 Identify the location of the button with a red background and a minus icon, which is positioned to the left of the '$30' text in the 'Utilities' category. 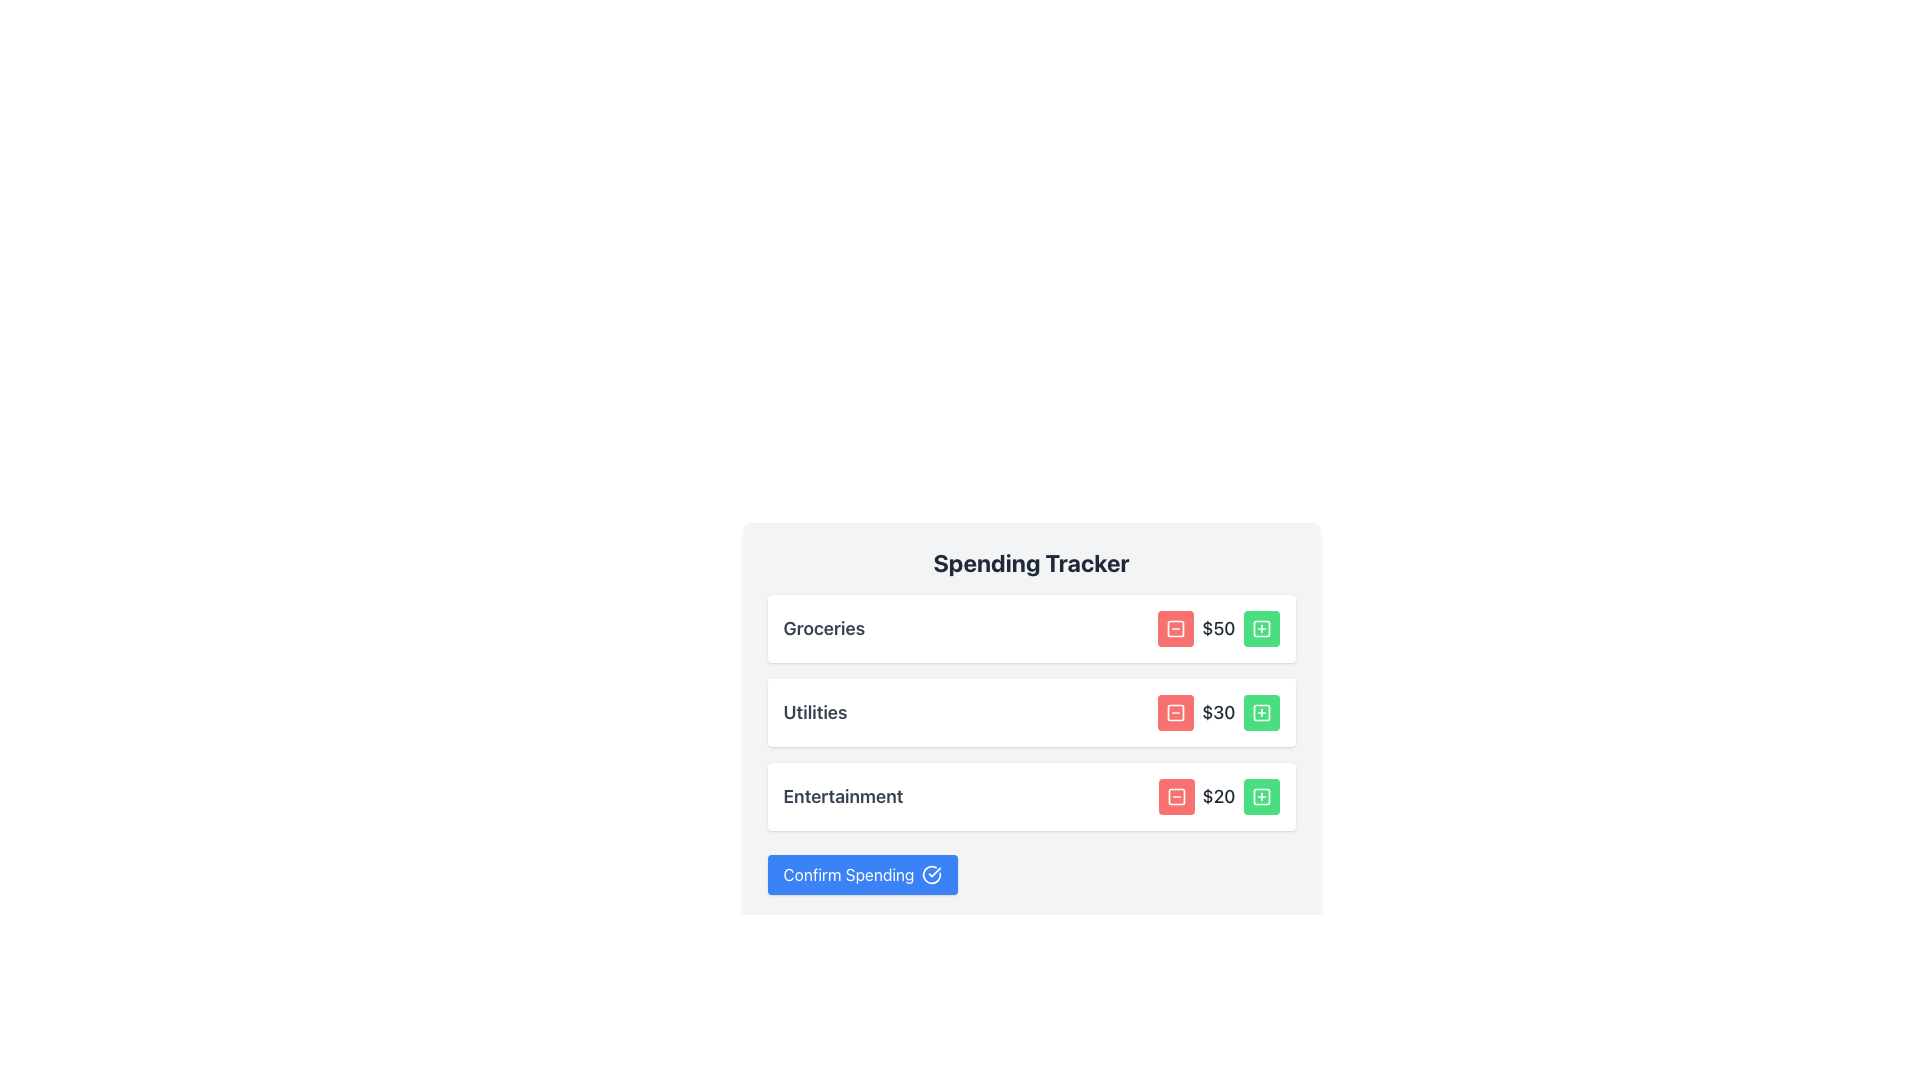
(1176, 712).